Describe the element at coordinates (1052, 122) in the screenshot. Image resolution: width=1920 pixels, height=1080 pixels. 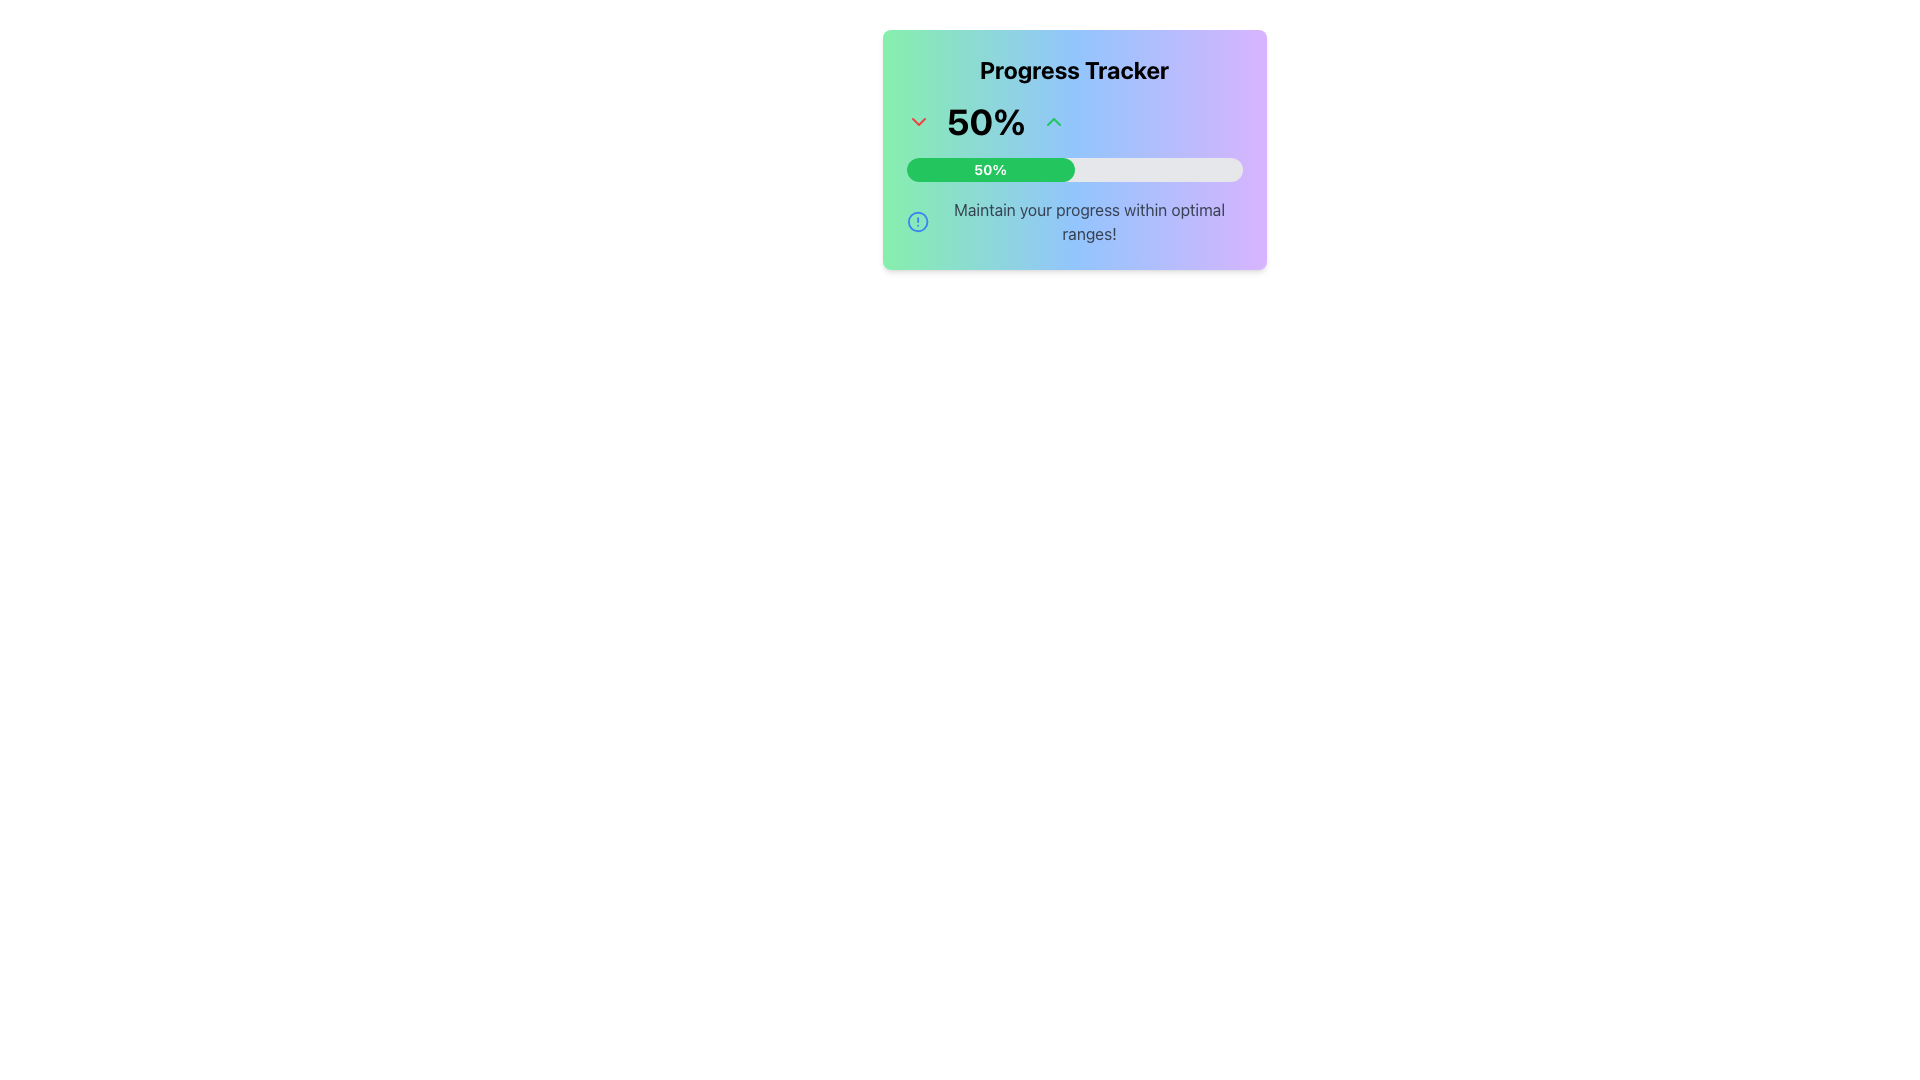
I see `the increment button located to the right of the displayed percentage '50%'` at that location.